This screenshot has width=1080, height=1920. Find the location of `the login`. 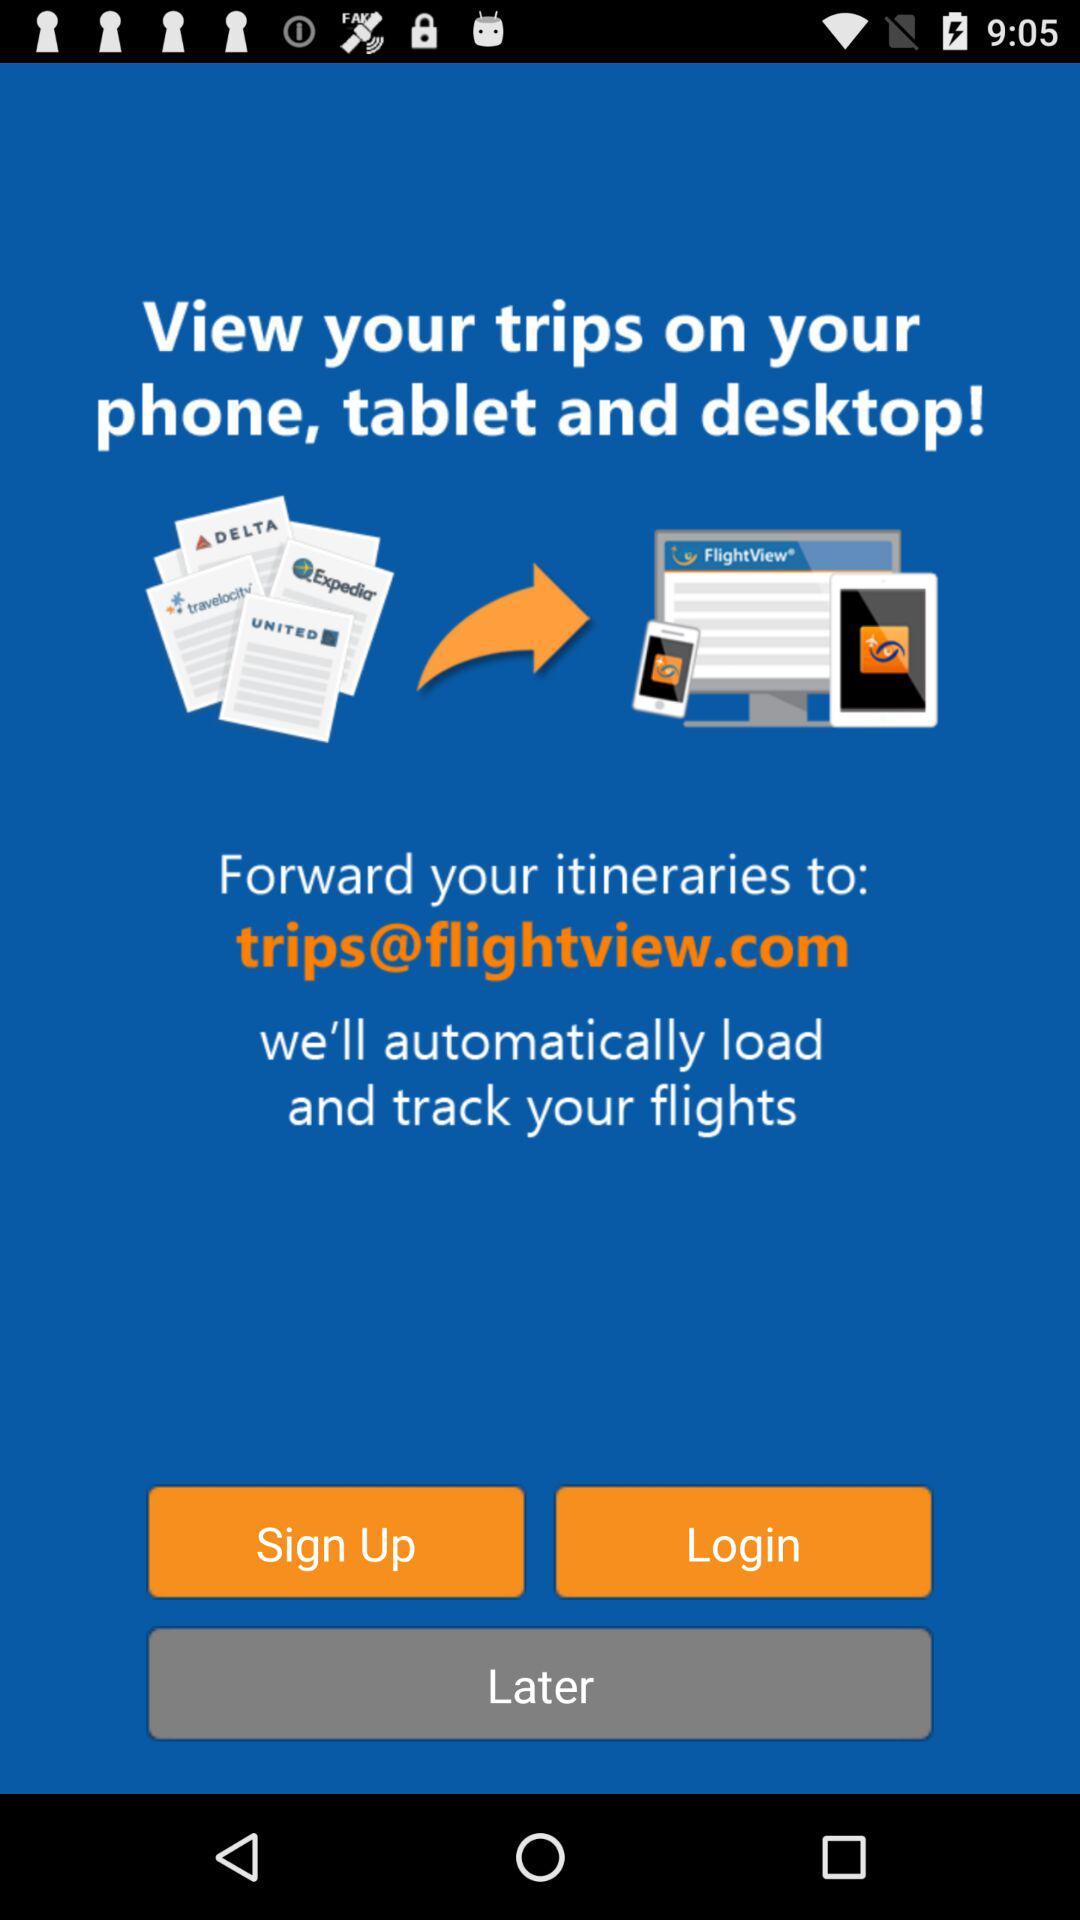

the login is located at coordinates (743, 1540).